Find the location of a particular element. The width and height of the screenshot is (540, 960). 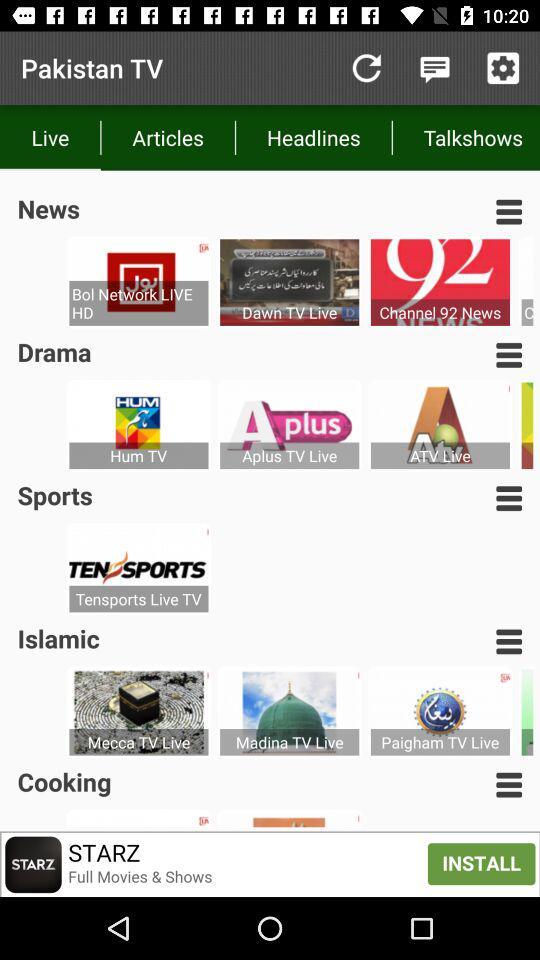

refresh screen is located at coordinates (365, 68).